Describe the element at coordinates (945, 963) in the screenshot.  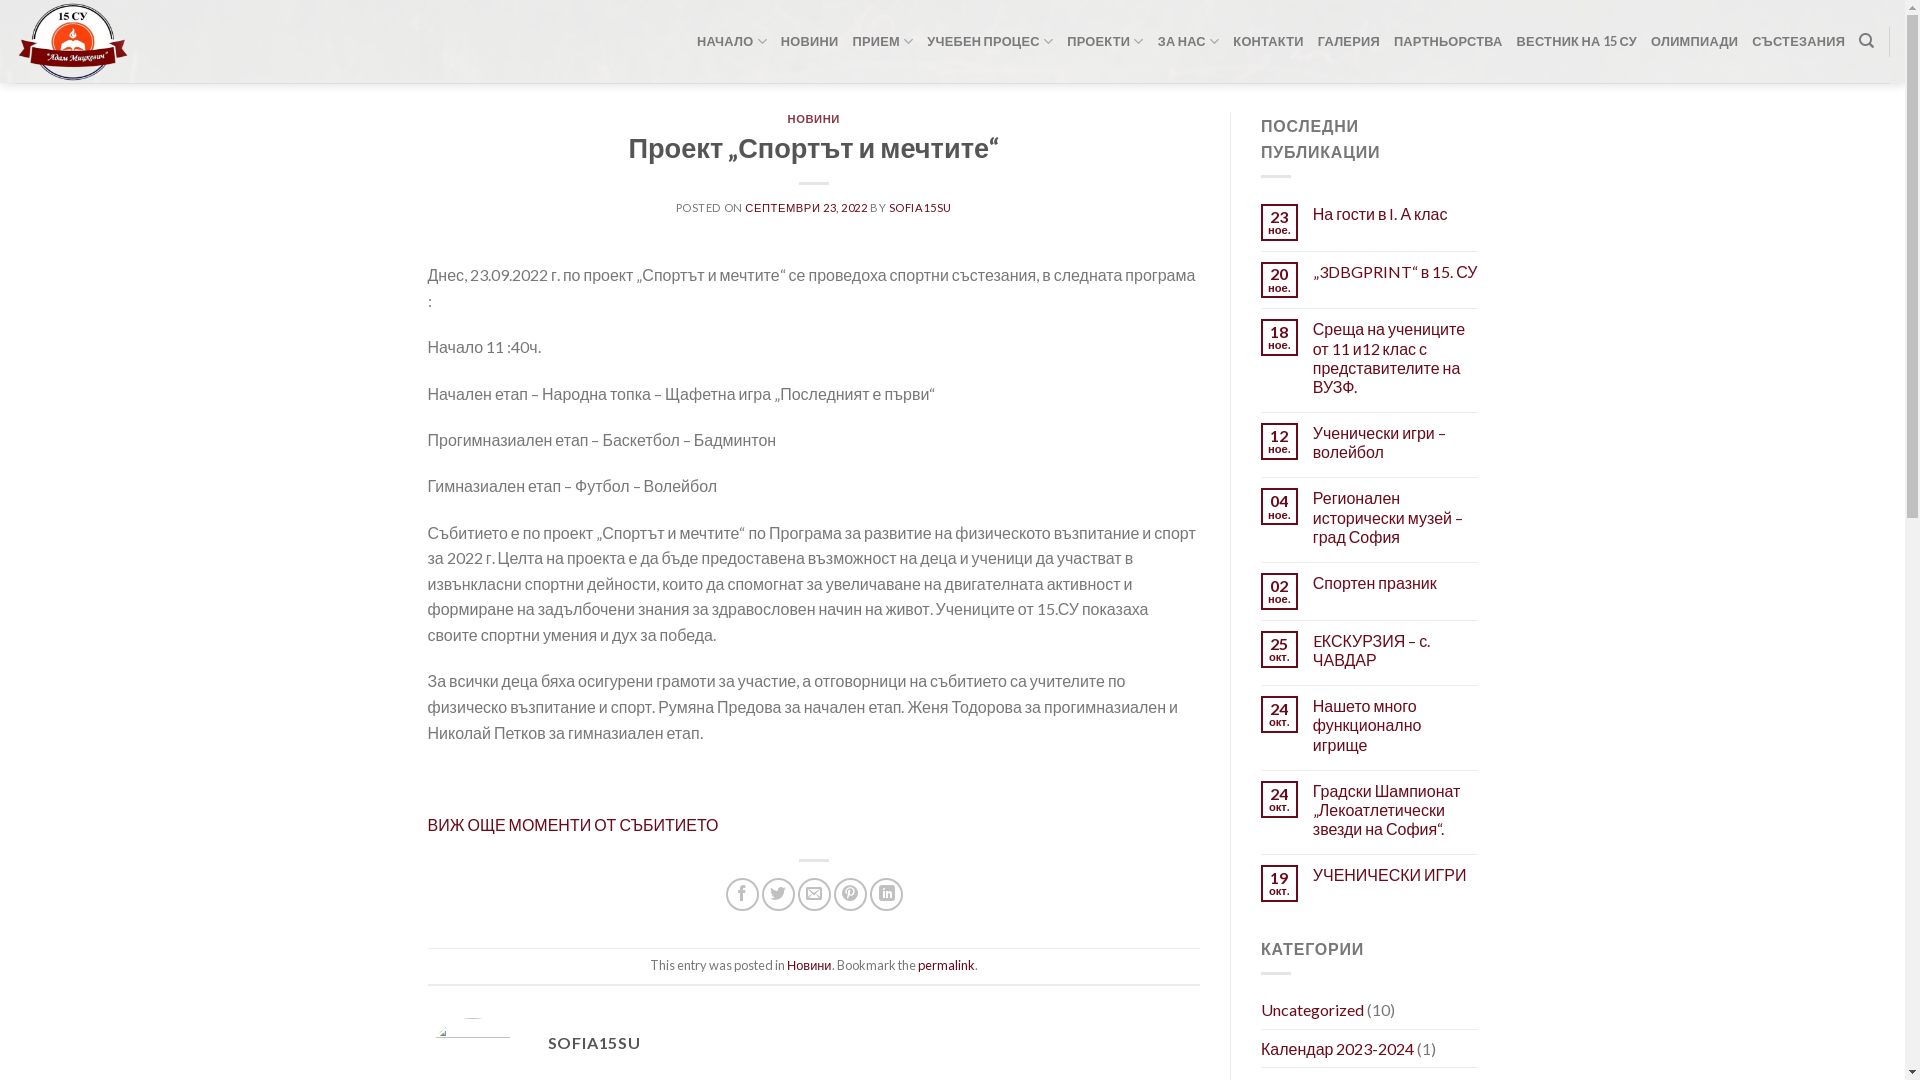
I see `'permalink'` at that location.